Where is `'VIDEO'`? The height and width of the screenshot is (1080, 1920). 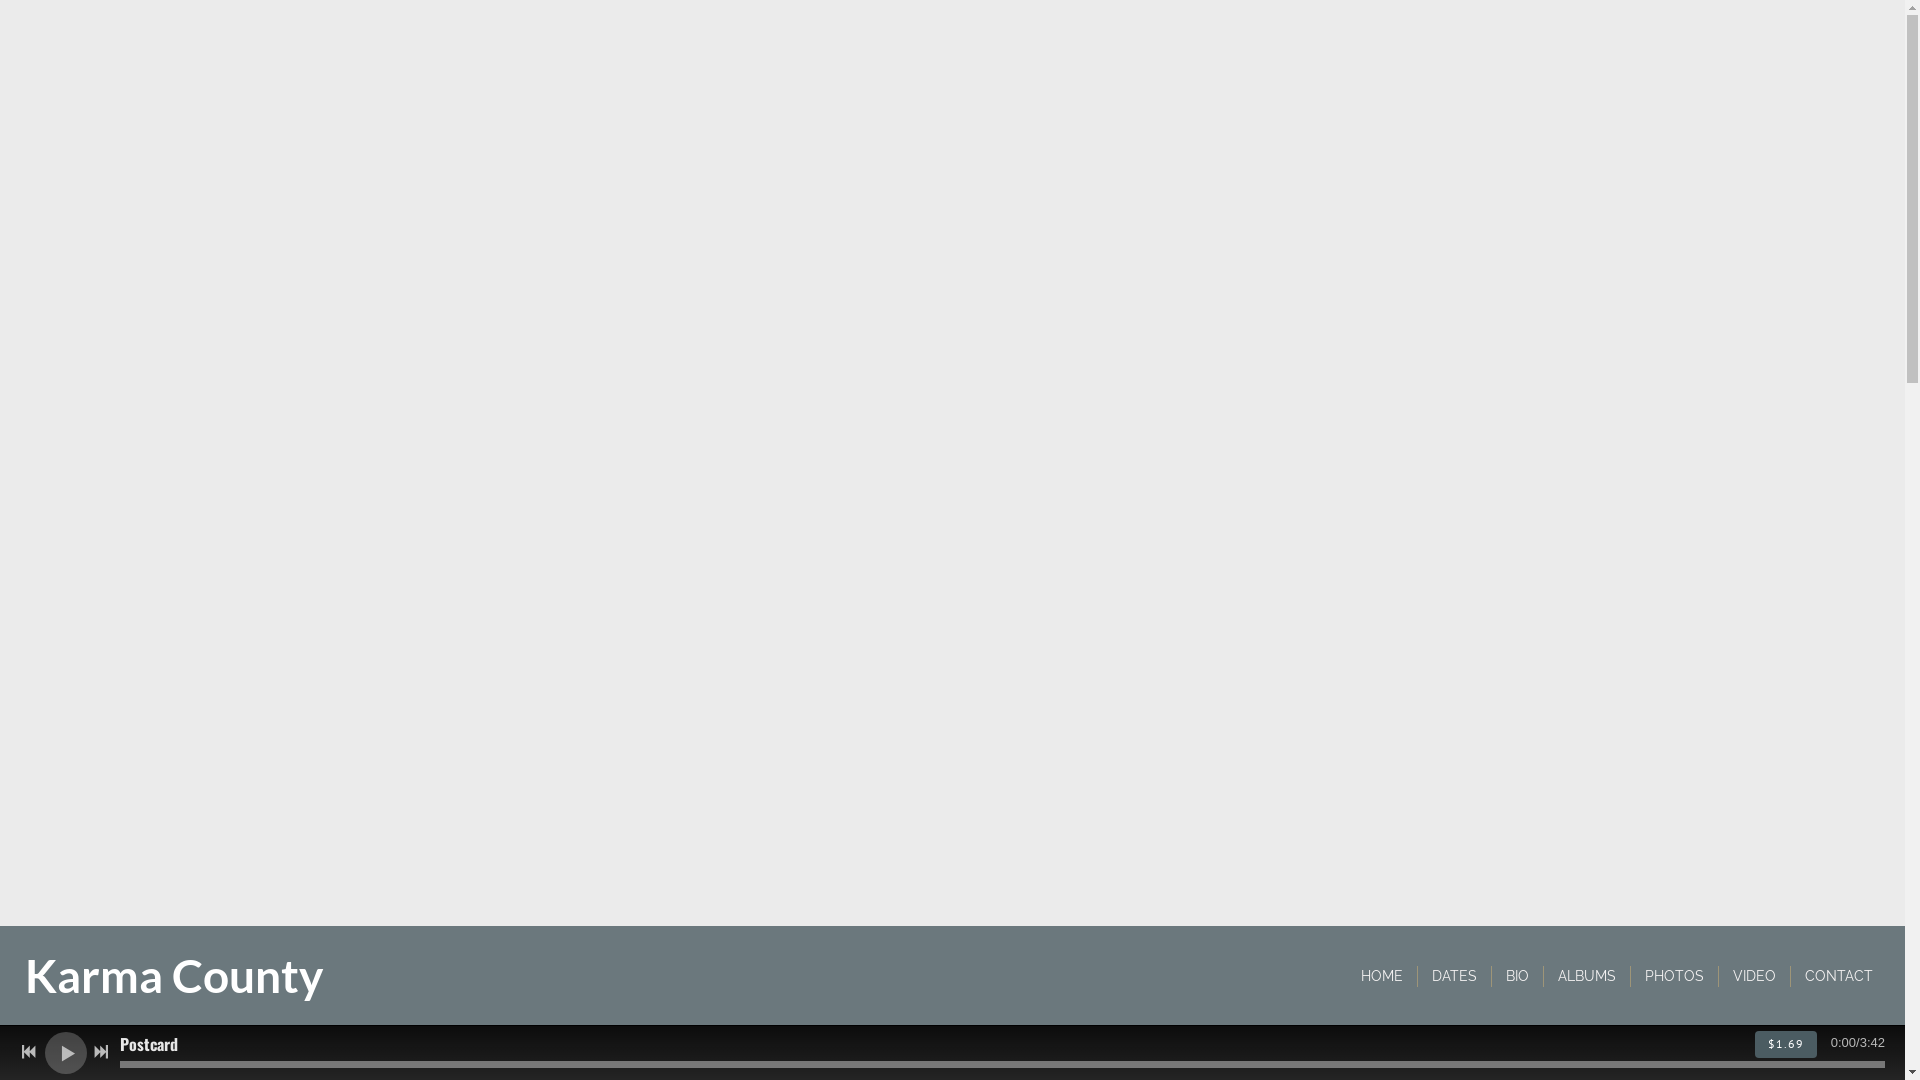
'VIDEO' is located at coordinates (1753, 975).